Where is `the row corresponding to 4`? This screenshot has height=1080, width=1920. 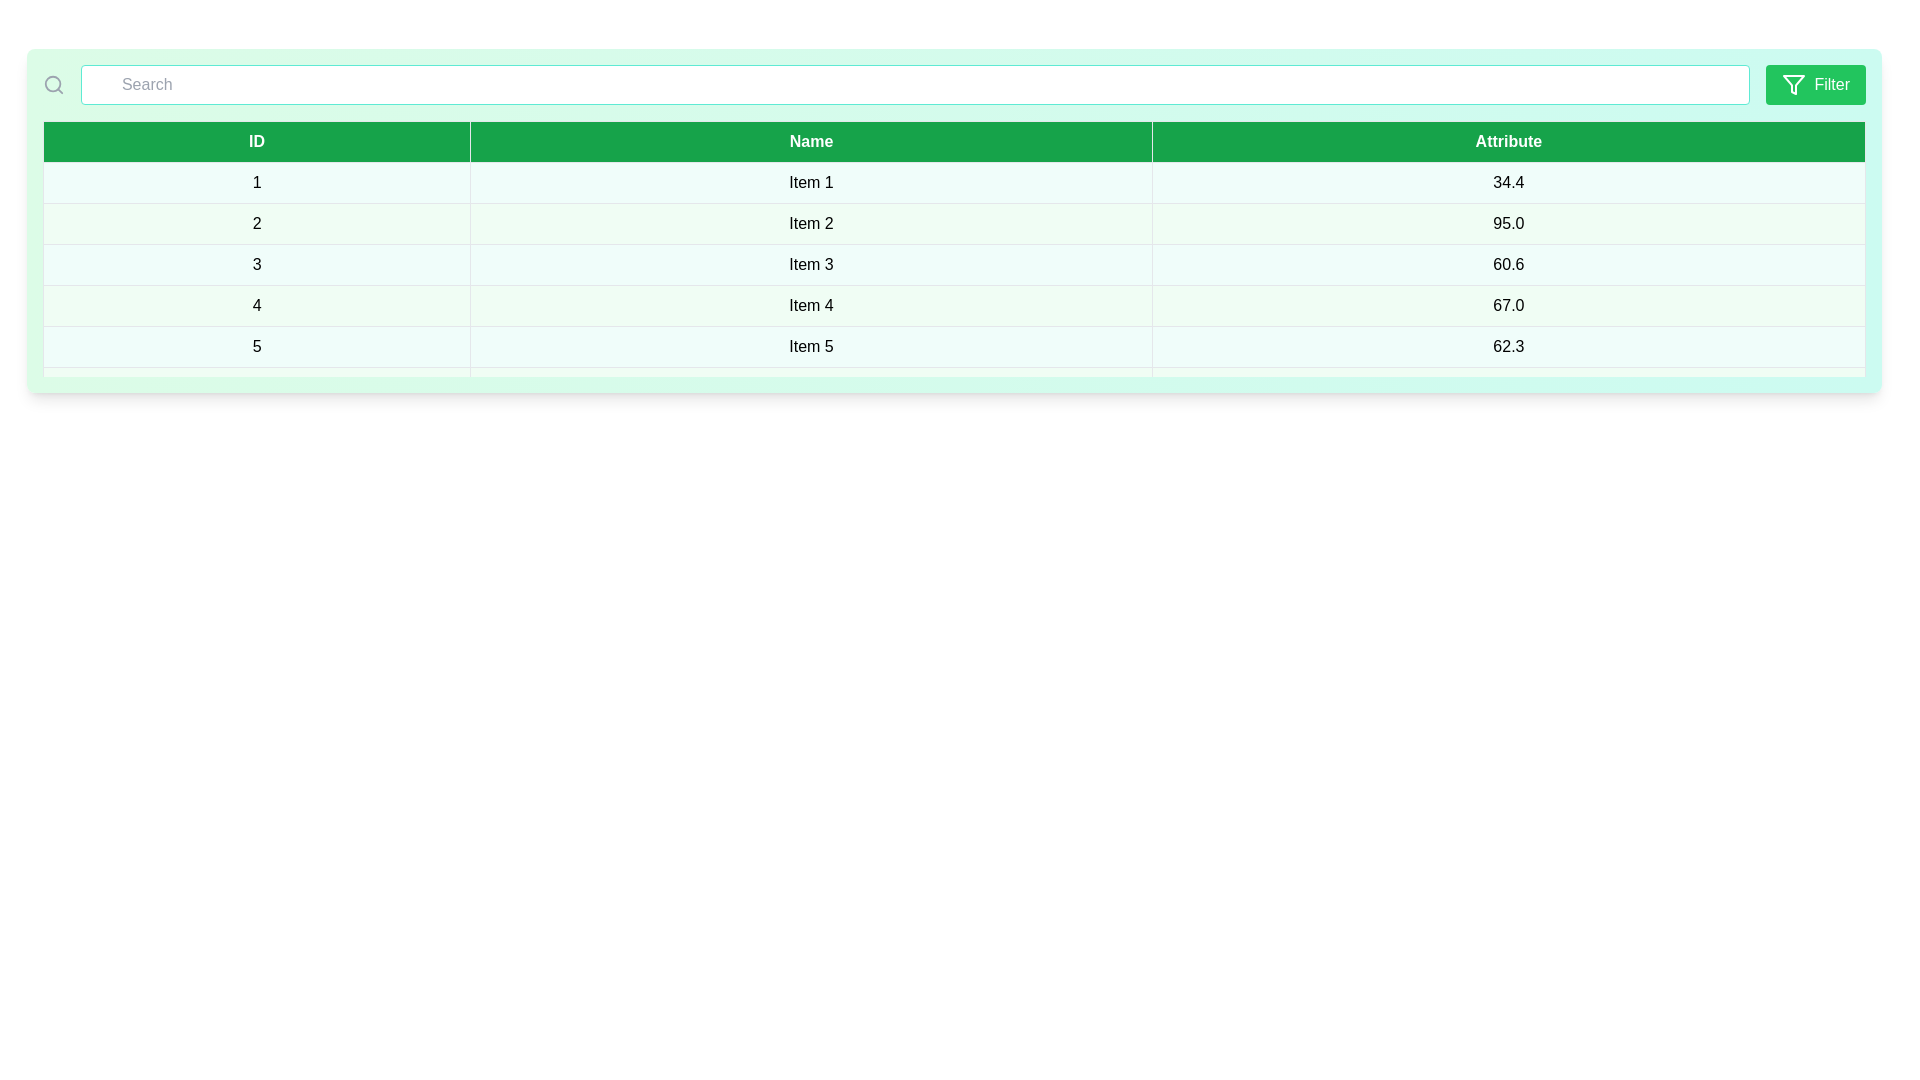 the row corresponding to 4 is located at coordinates (499, 349).